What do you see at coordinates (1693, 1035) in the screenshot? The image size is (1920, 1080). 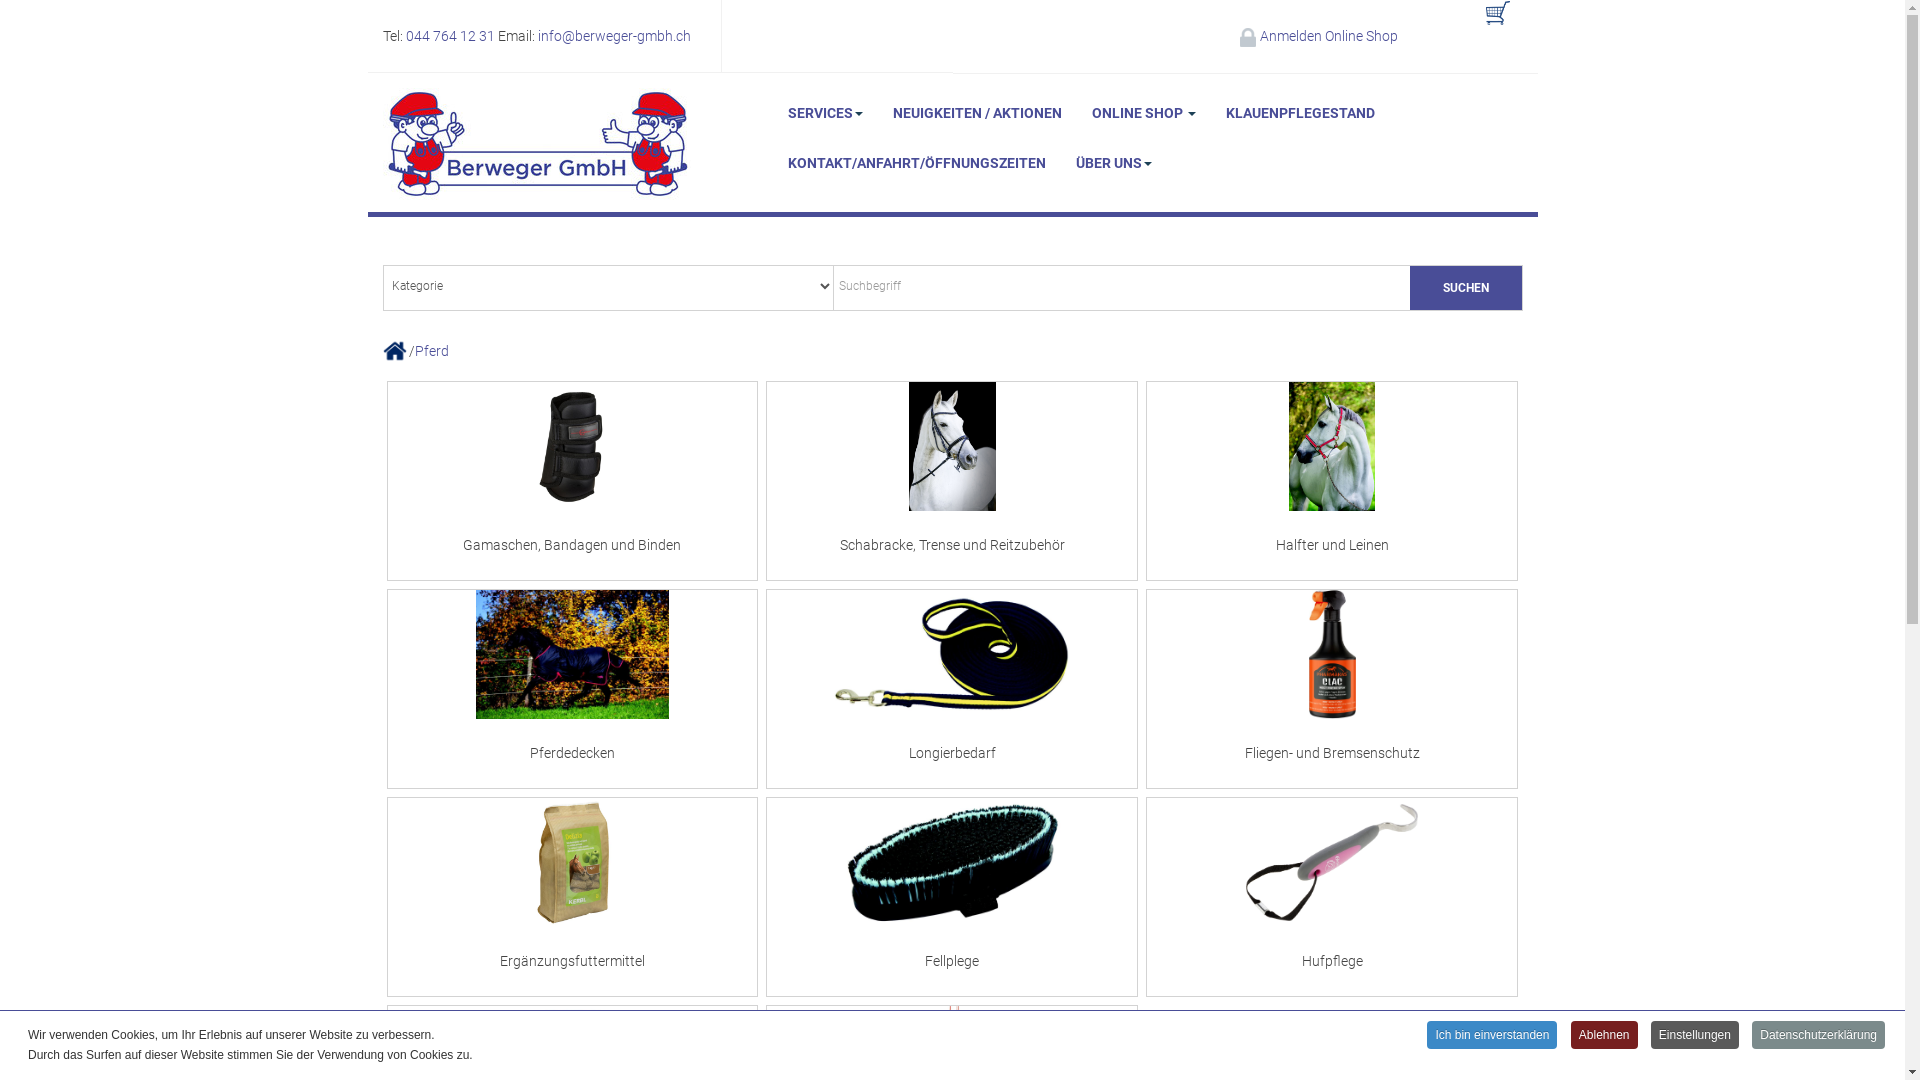 I see `'Einstellungen'` at bounding box center [1693, 1035].